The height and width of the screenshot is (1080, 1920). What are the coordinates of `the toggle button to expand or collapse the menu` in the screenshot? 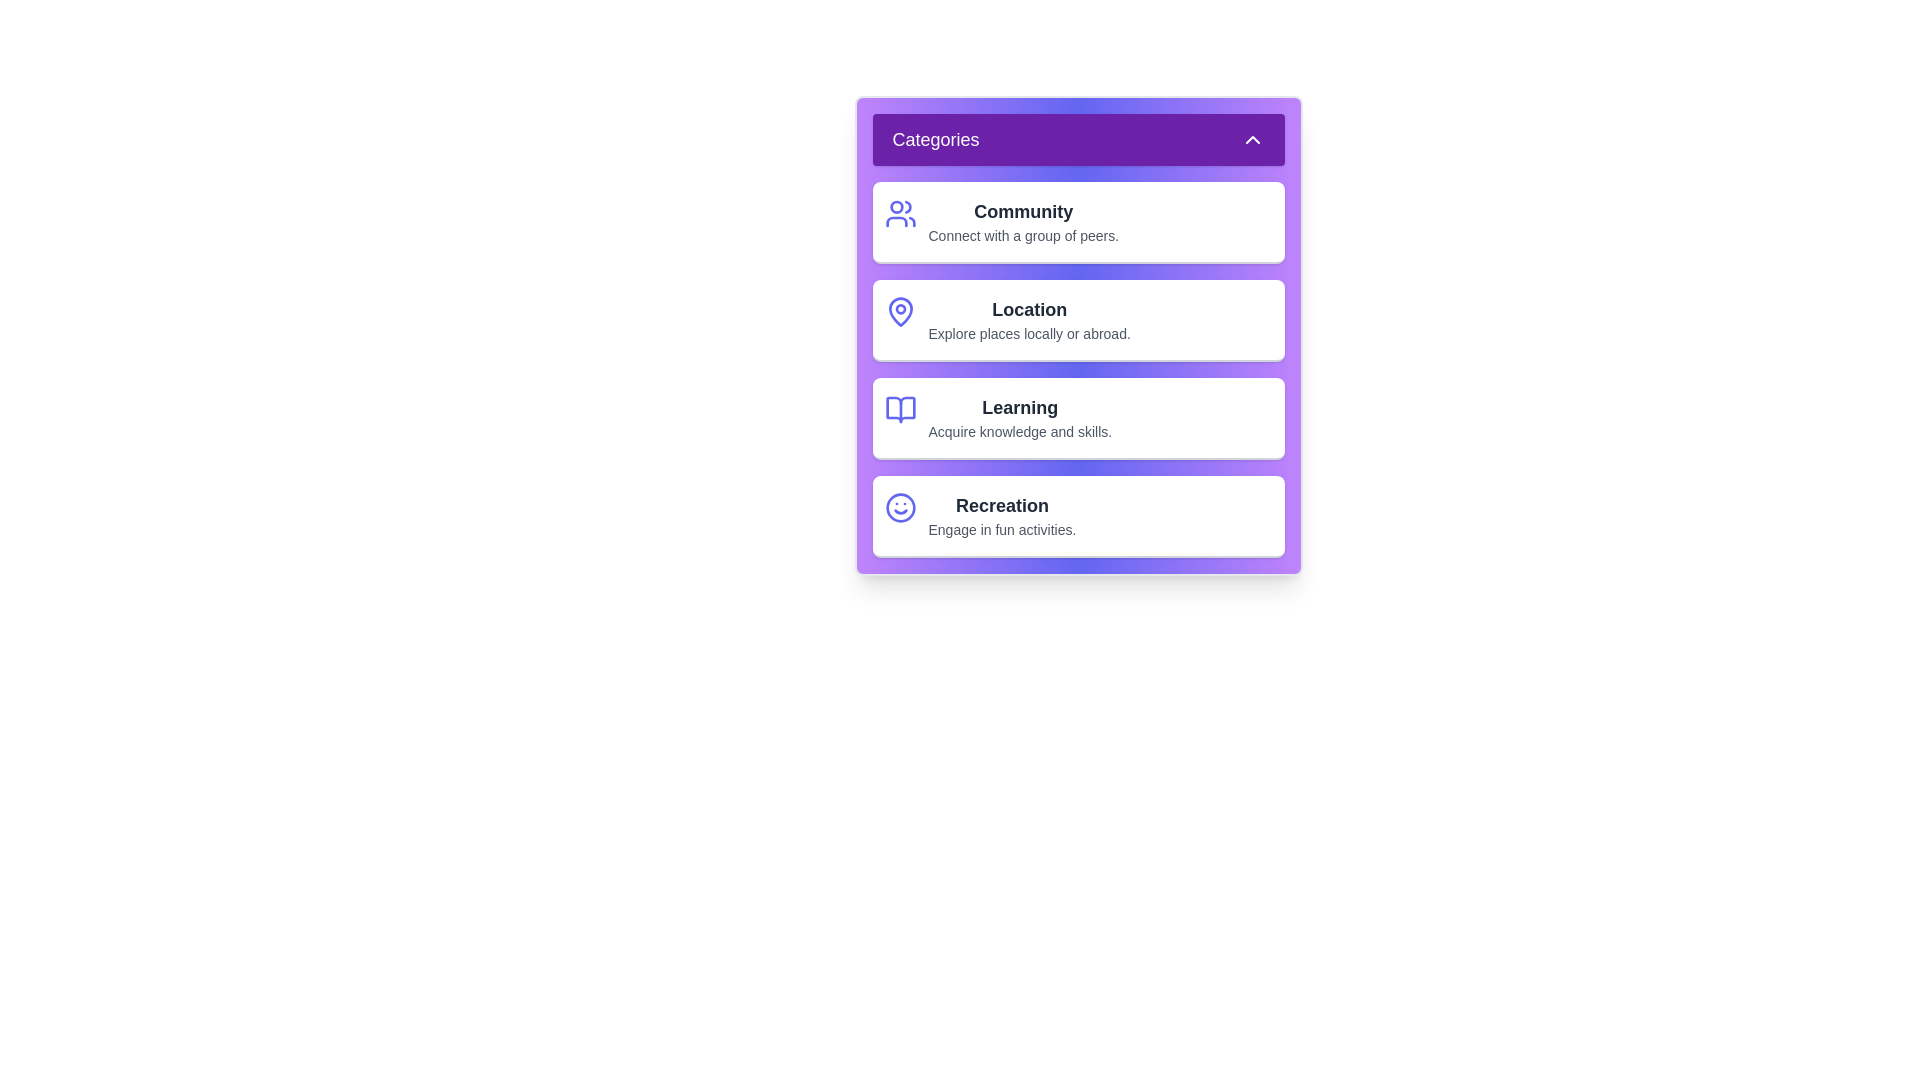 It's located at (1077, 138).